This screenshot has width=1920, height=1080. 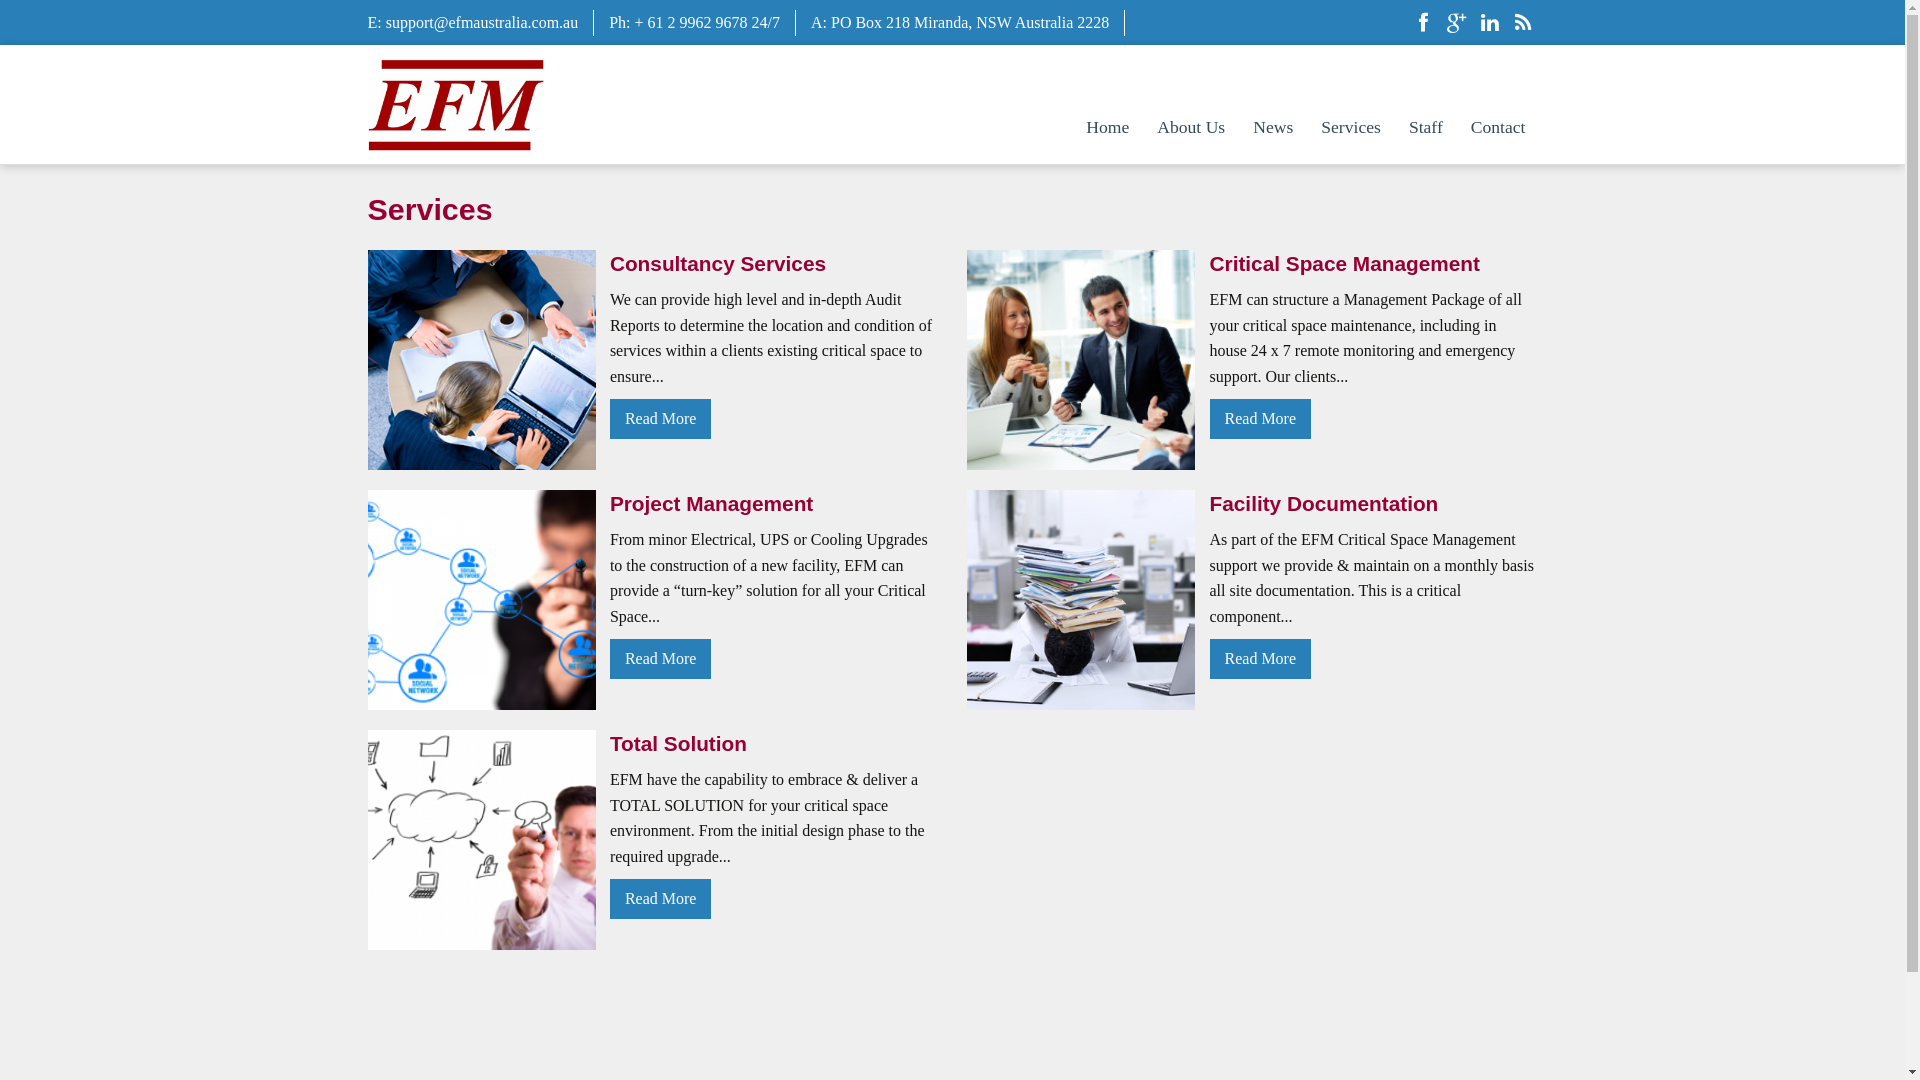 What do you see at coordinates (608, 417) in the screenshot?
I see `'Read More'` at bounding box center [608, 417].